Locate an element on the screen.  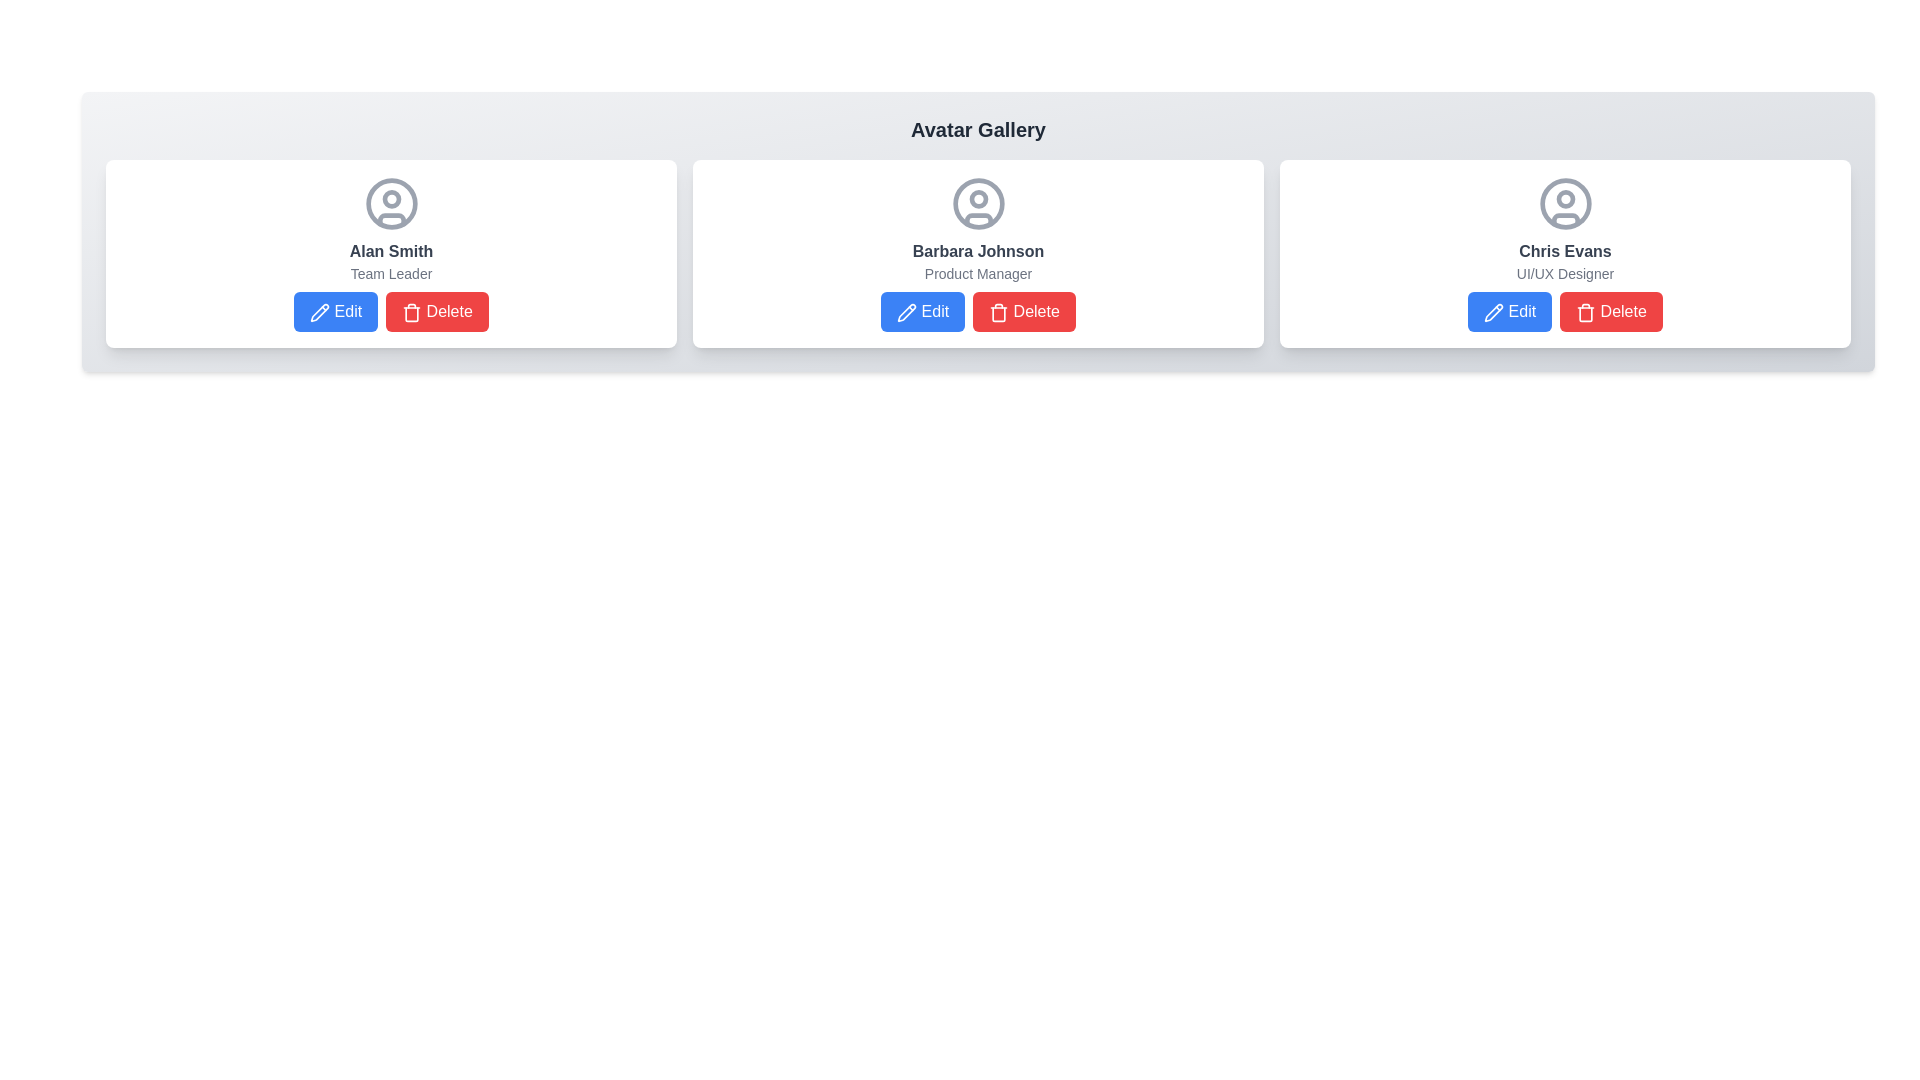
the first button at the bottom of Alan Smith's card is located at coordinates (336, 312).